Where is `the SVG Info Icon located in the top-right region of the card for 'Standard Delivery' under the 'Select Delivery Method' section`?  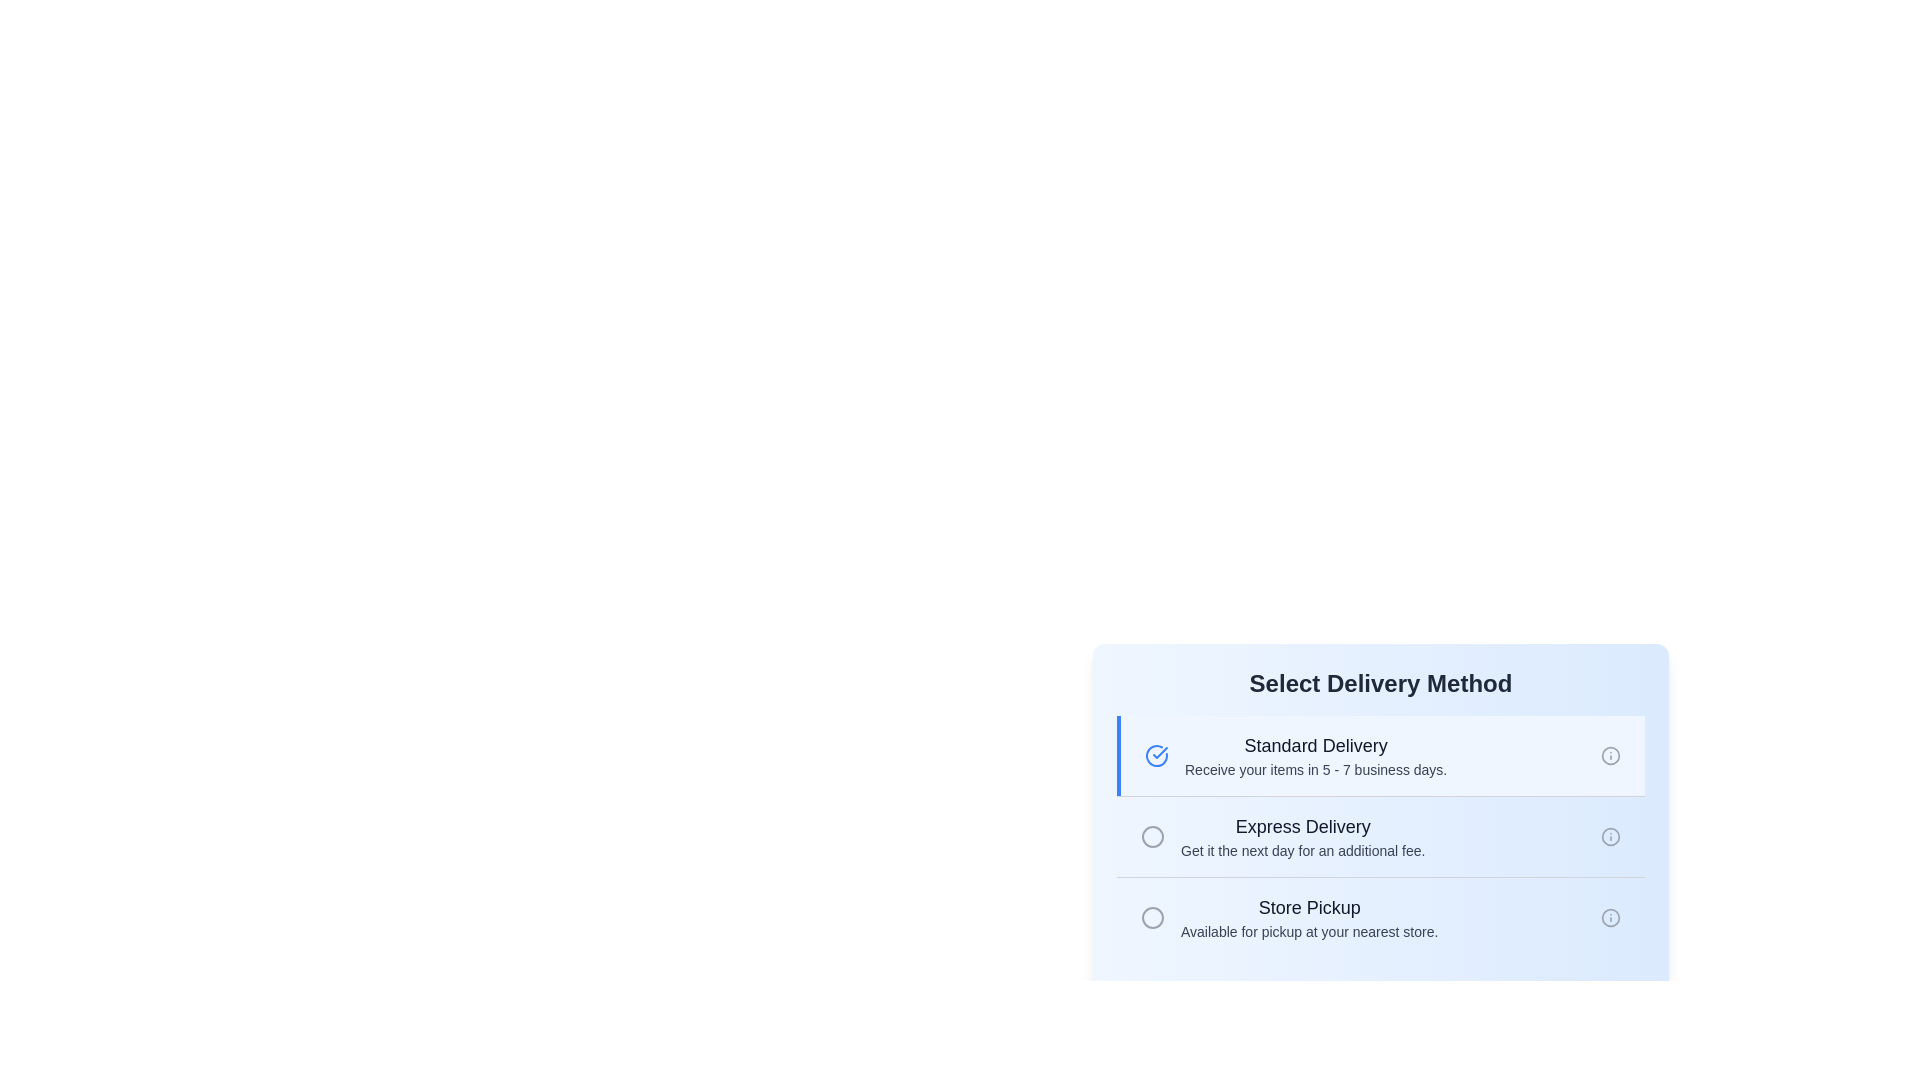 the SVG Info Icon located in the top-right region of the card for 'Standard Delivery' under the 'Select Delivery Method' section is located at coordinates (1611, 756).